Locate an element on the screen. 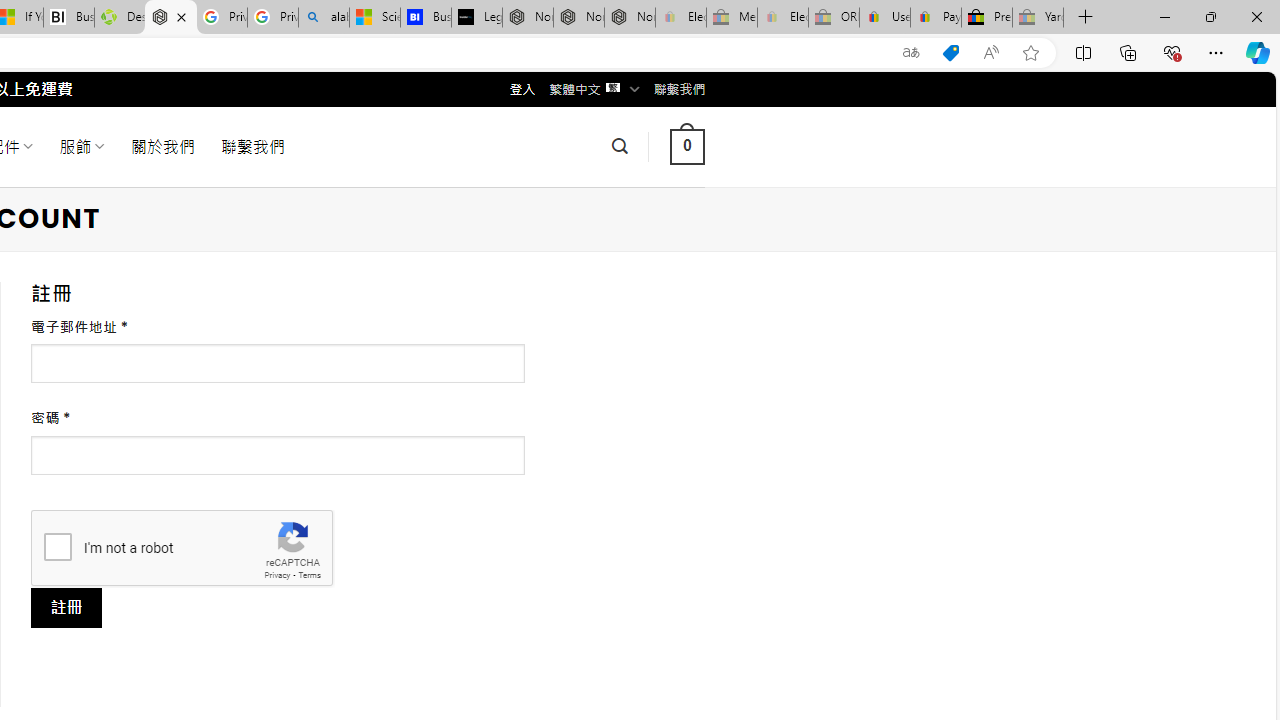 The image size is (1280, 720). 'User Privacy Notice | eBay' is located at coordinates (884, 17).